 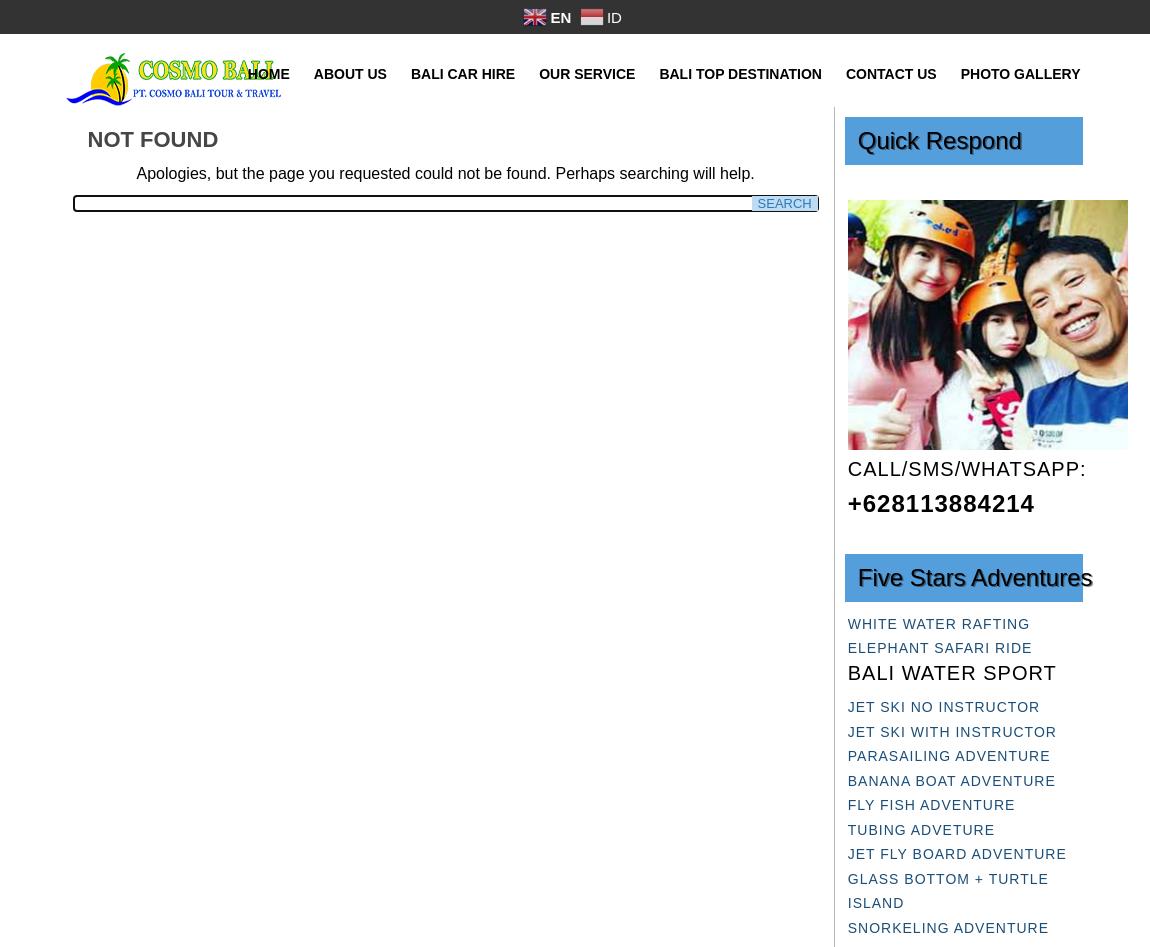 I want to click on 'ELEPHANT SAFARI RIDE', so click(x=939, y=648).